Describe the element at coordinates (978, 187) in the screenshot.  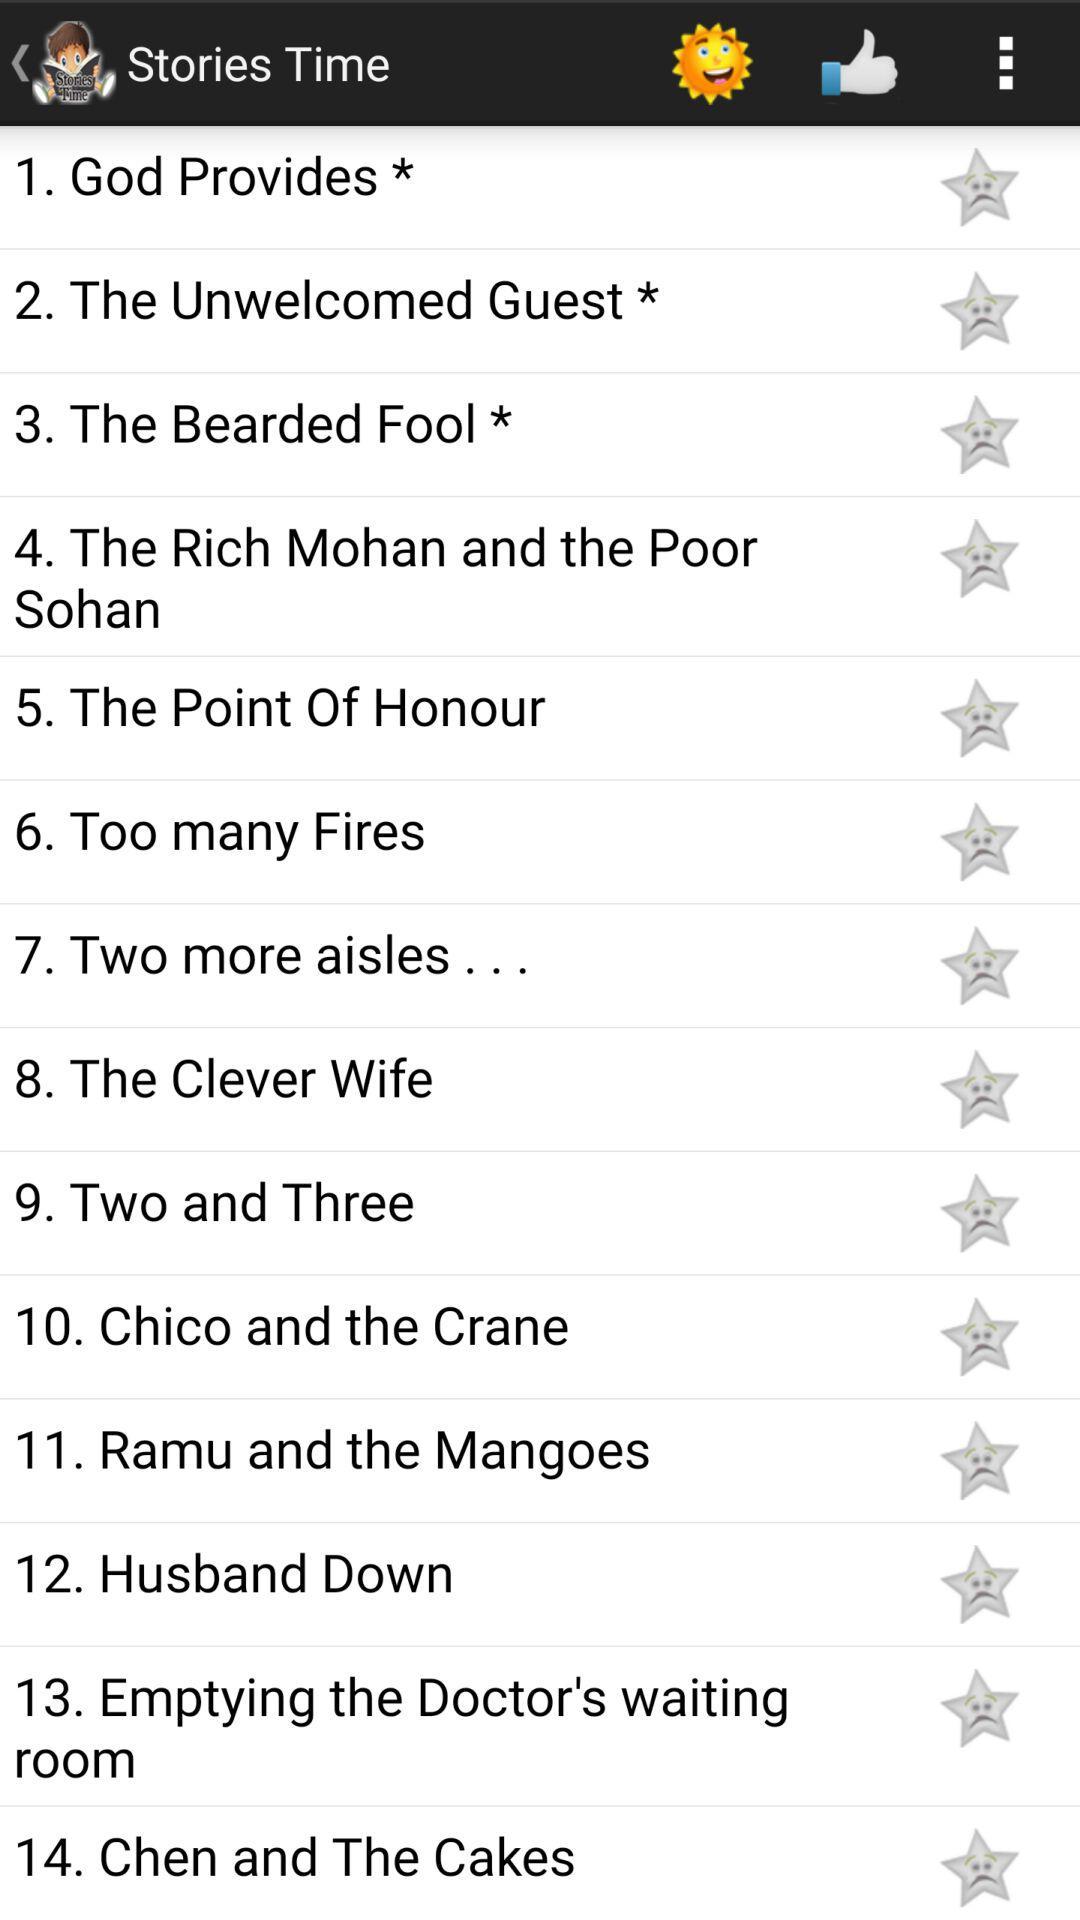
I see `bookmark the story` at that location.